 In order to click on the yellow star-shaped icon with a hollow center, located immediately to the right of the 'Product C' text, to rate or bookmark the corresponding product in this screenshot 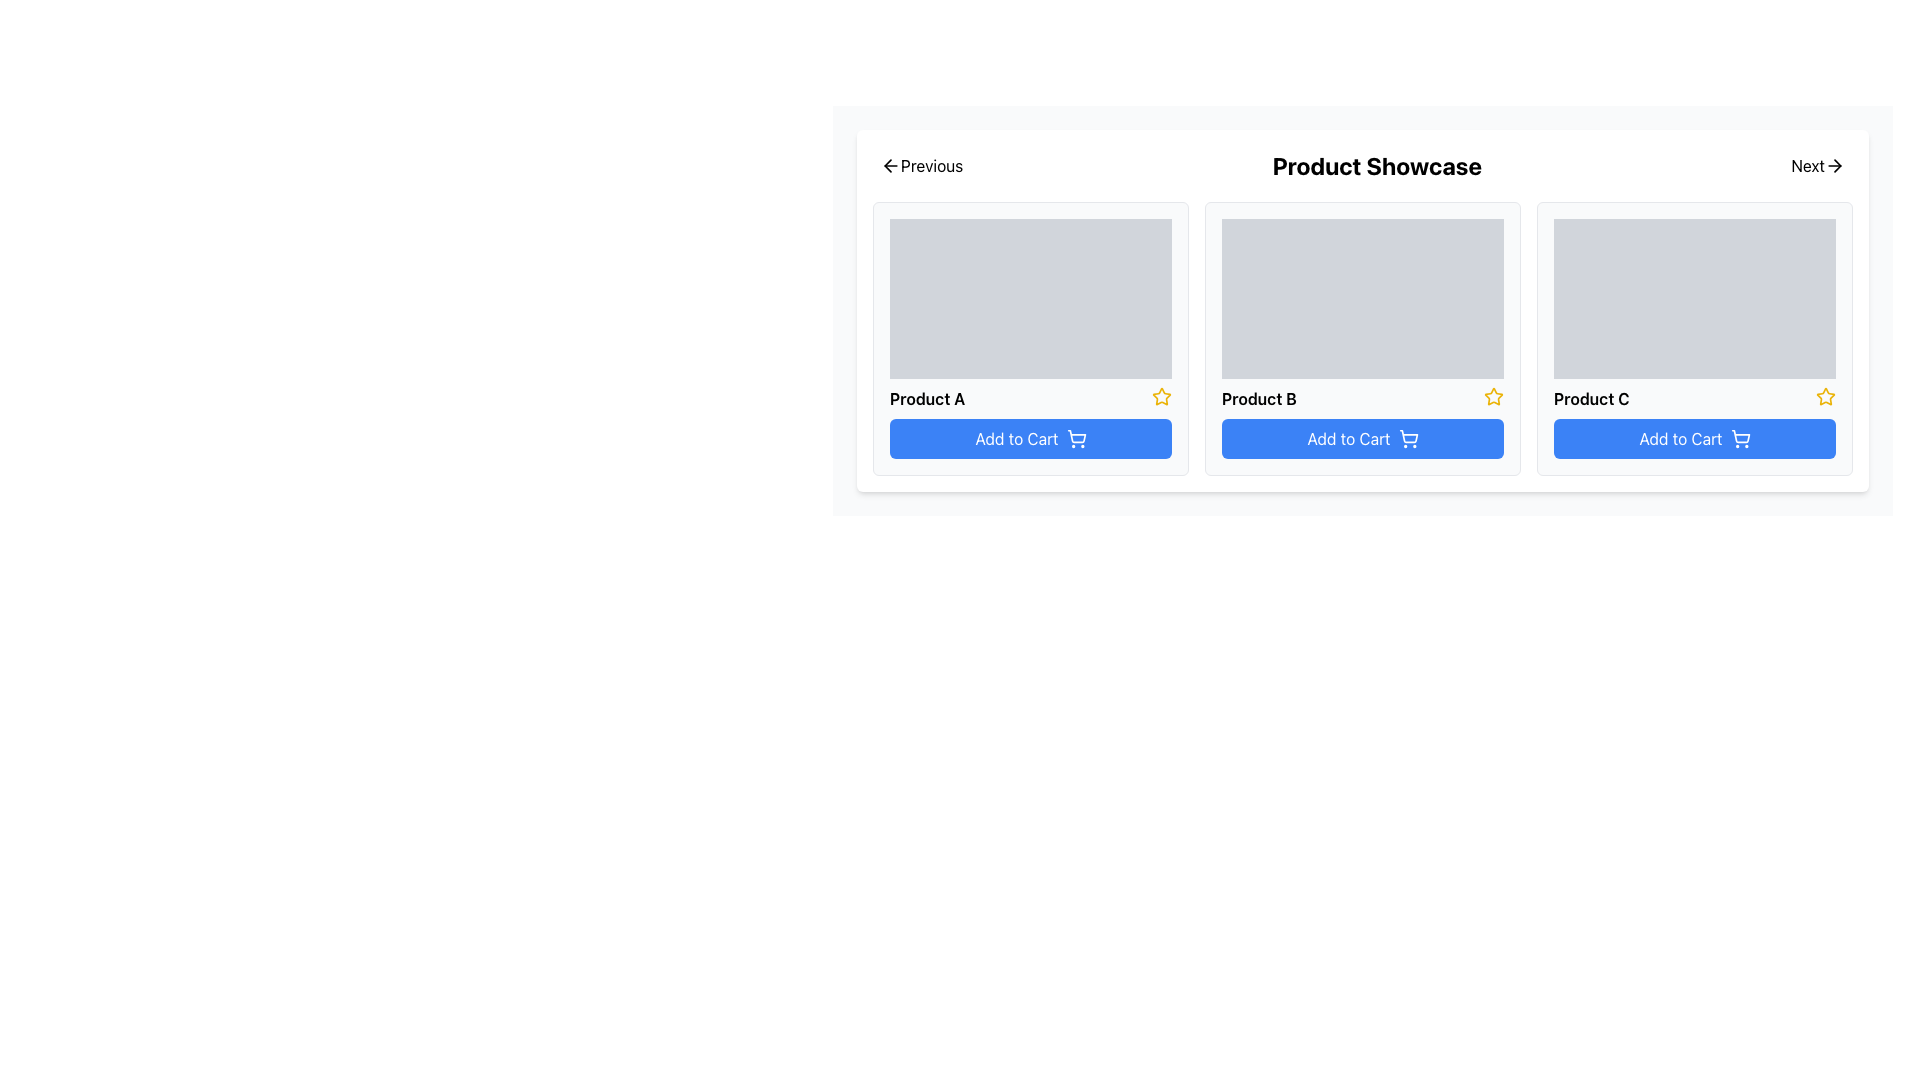, I will do `click(1825, 397)`.